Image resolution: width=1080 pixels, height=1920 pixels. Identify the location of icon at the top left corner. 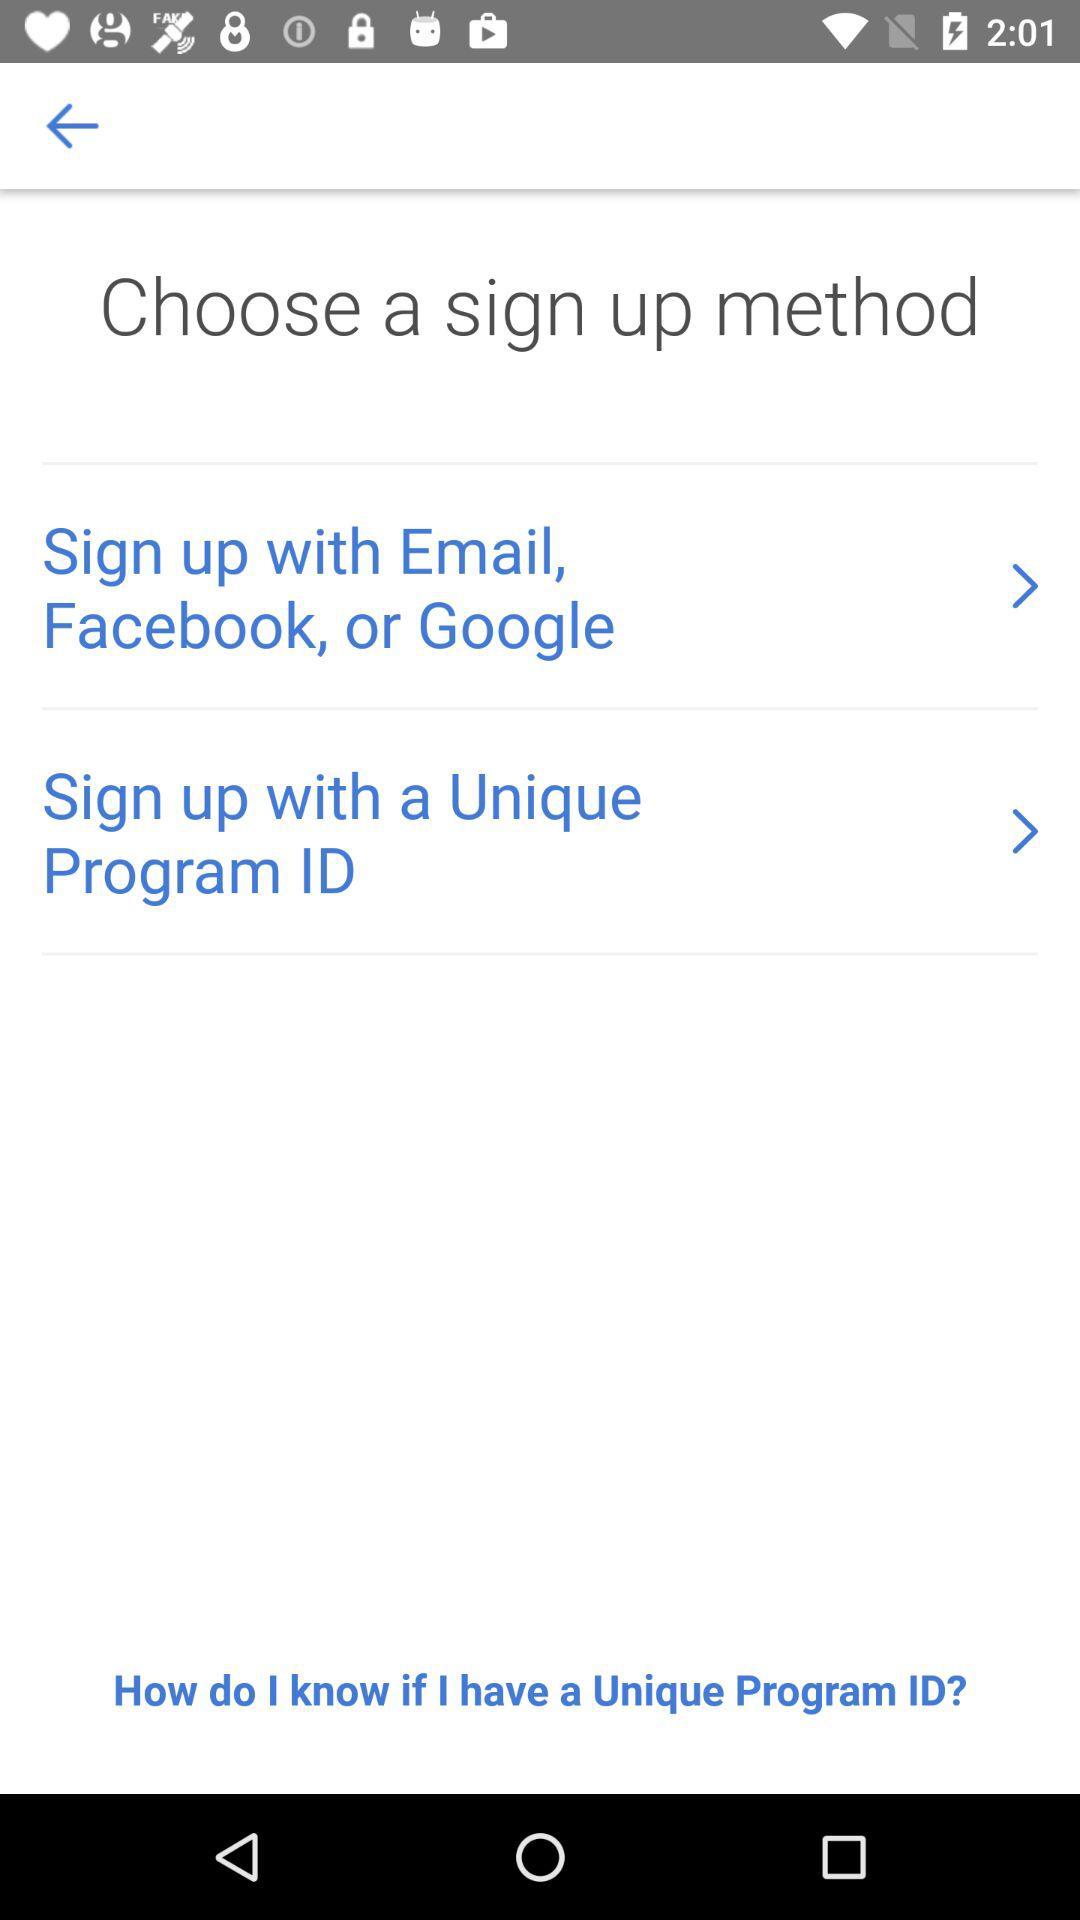
(72, 124).